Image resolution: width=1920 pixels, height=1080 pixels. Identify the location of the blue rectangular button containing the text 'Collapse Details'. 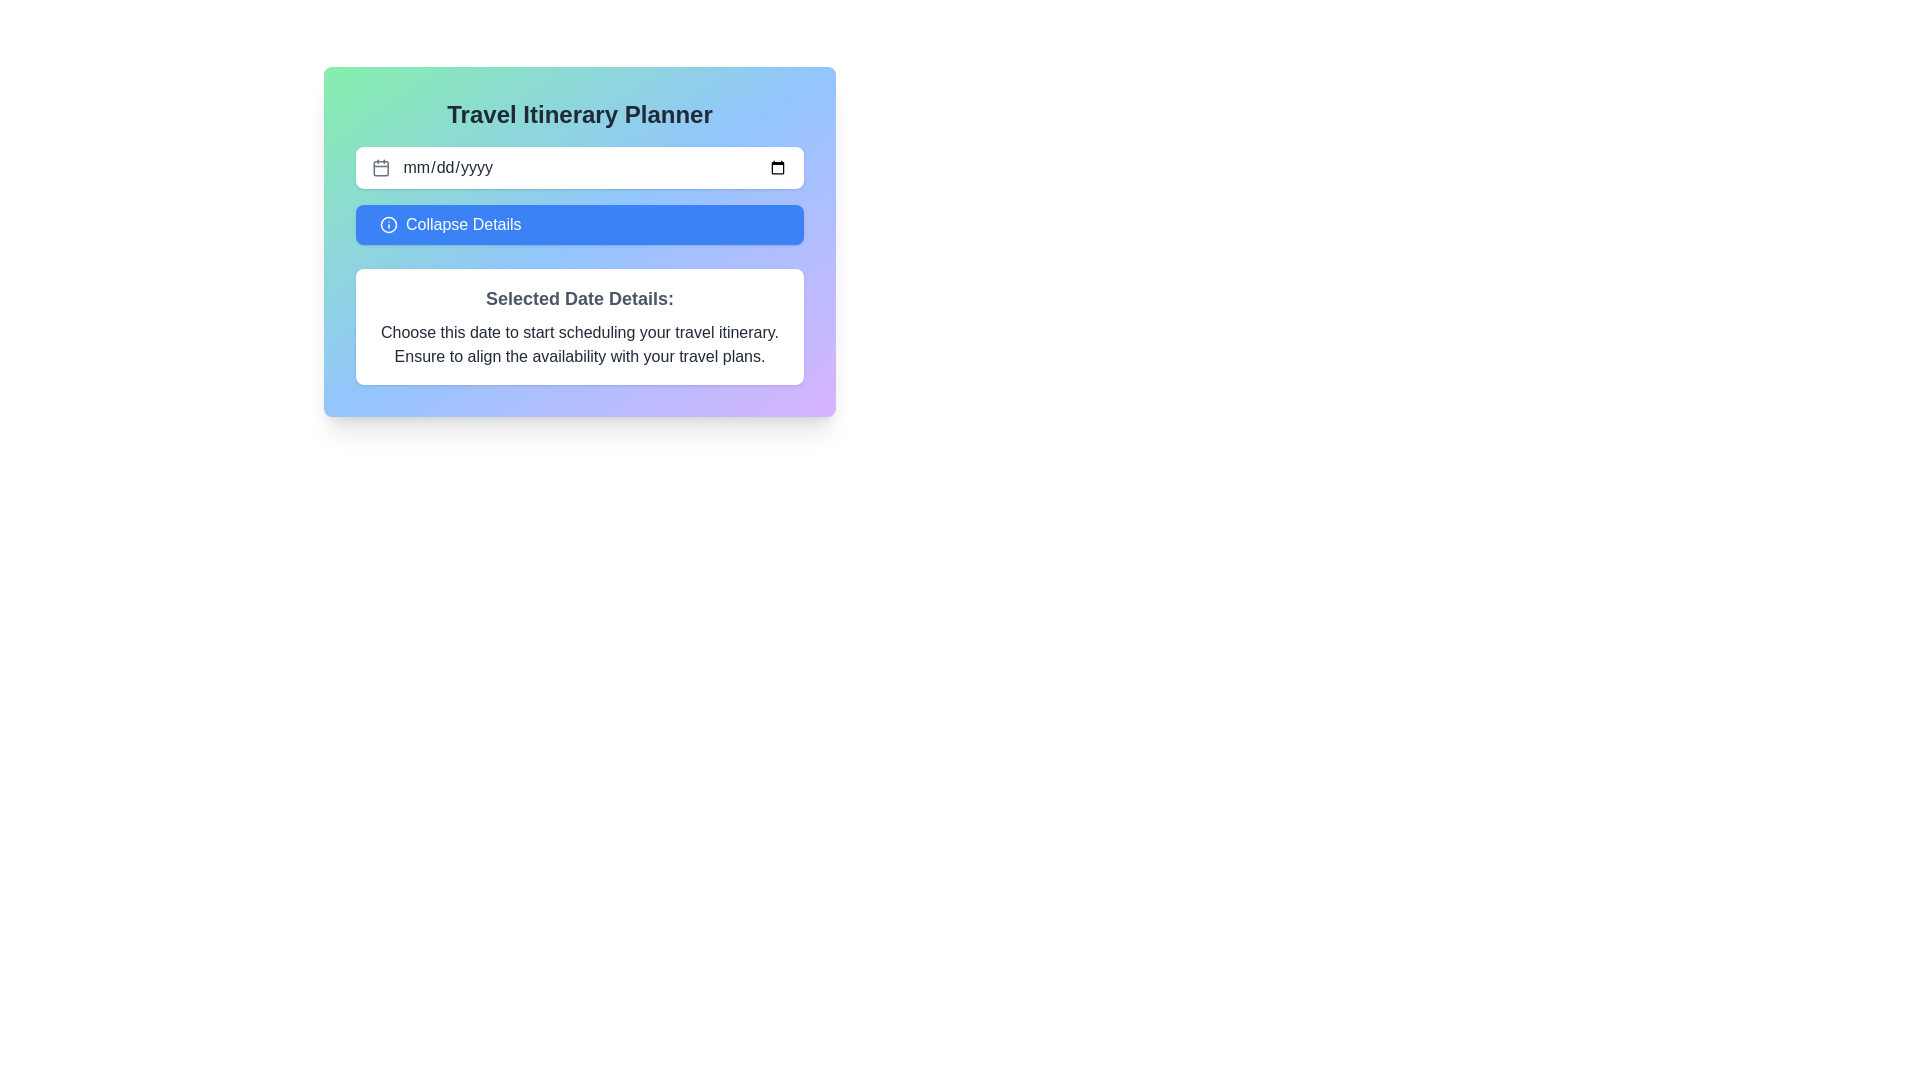
(462, 224).